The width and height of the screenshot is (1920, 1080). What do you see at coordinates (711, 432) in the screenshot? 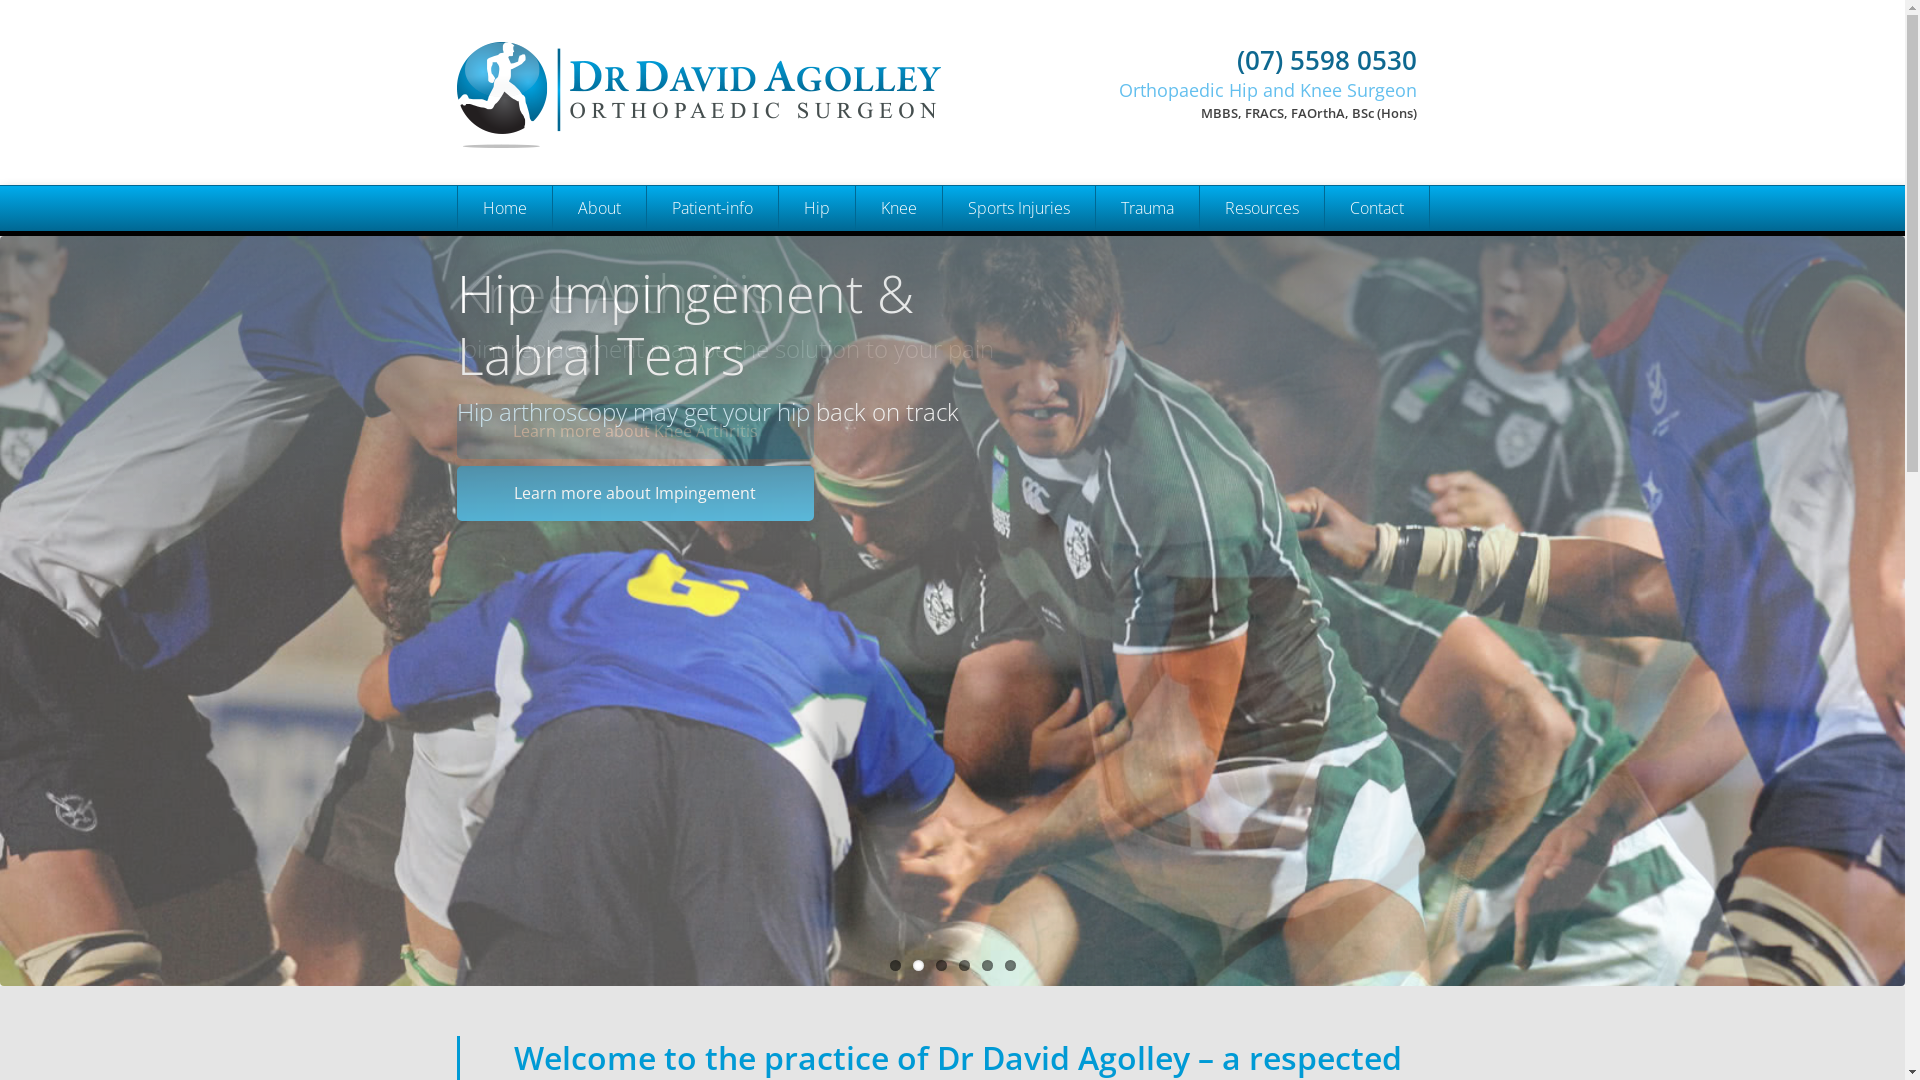
I see `'Appointment Request'` at bounding box center [711, 432].